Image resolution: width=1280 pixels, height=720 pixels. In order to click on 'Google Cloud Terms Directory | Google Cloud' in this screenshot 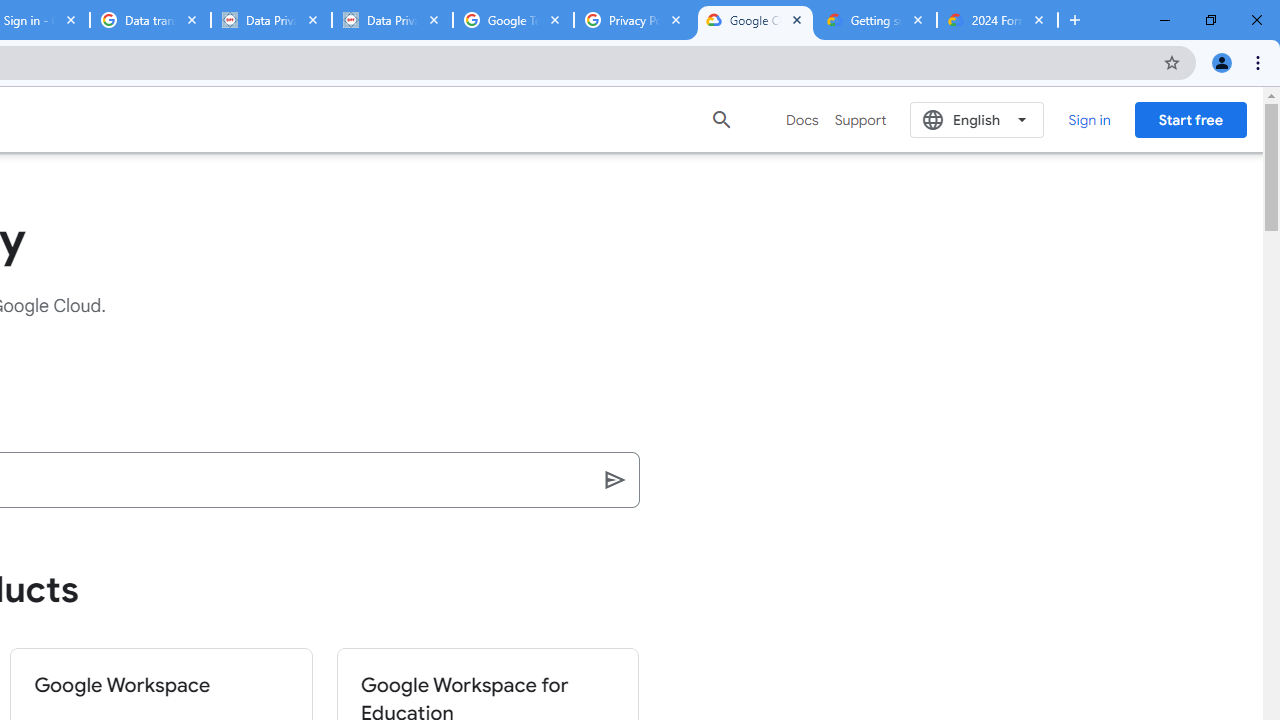, I will do `click(754, 20)`.